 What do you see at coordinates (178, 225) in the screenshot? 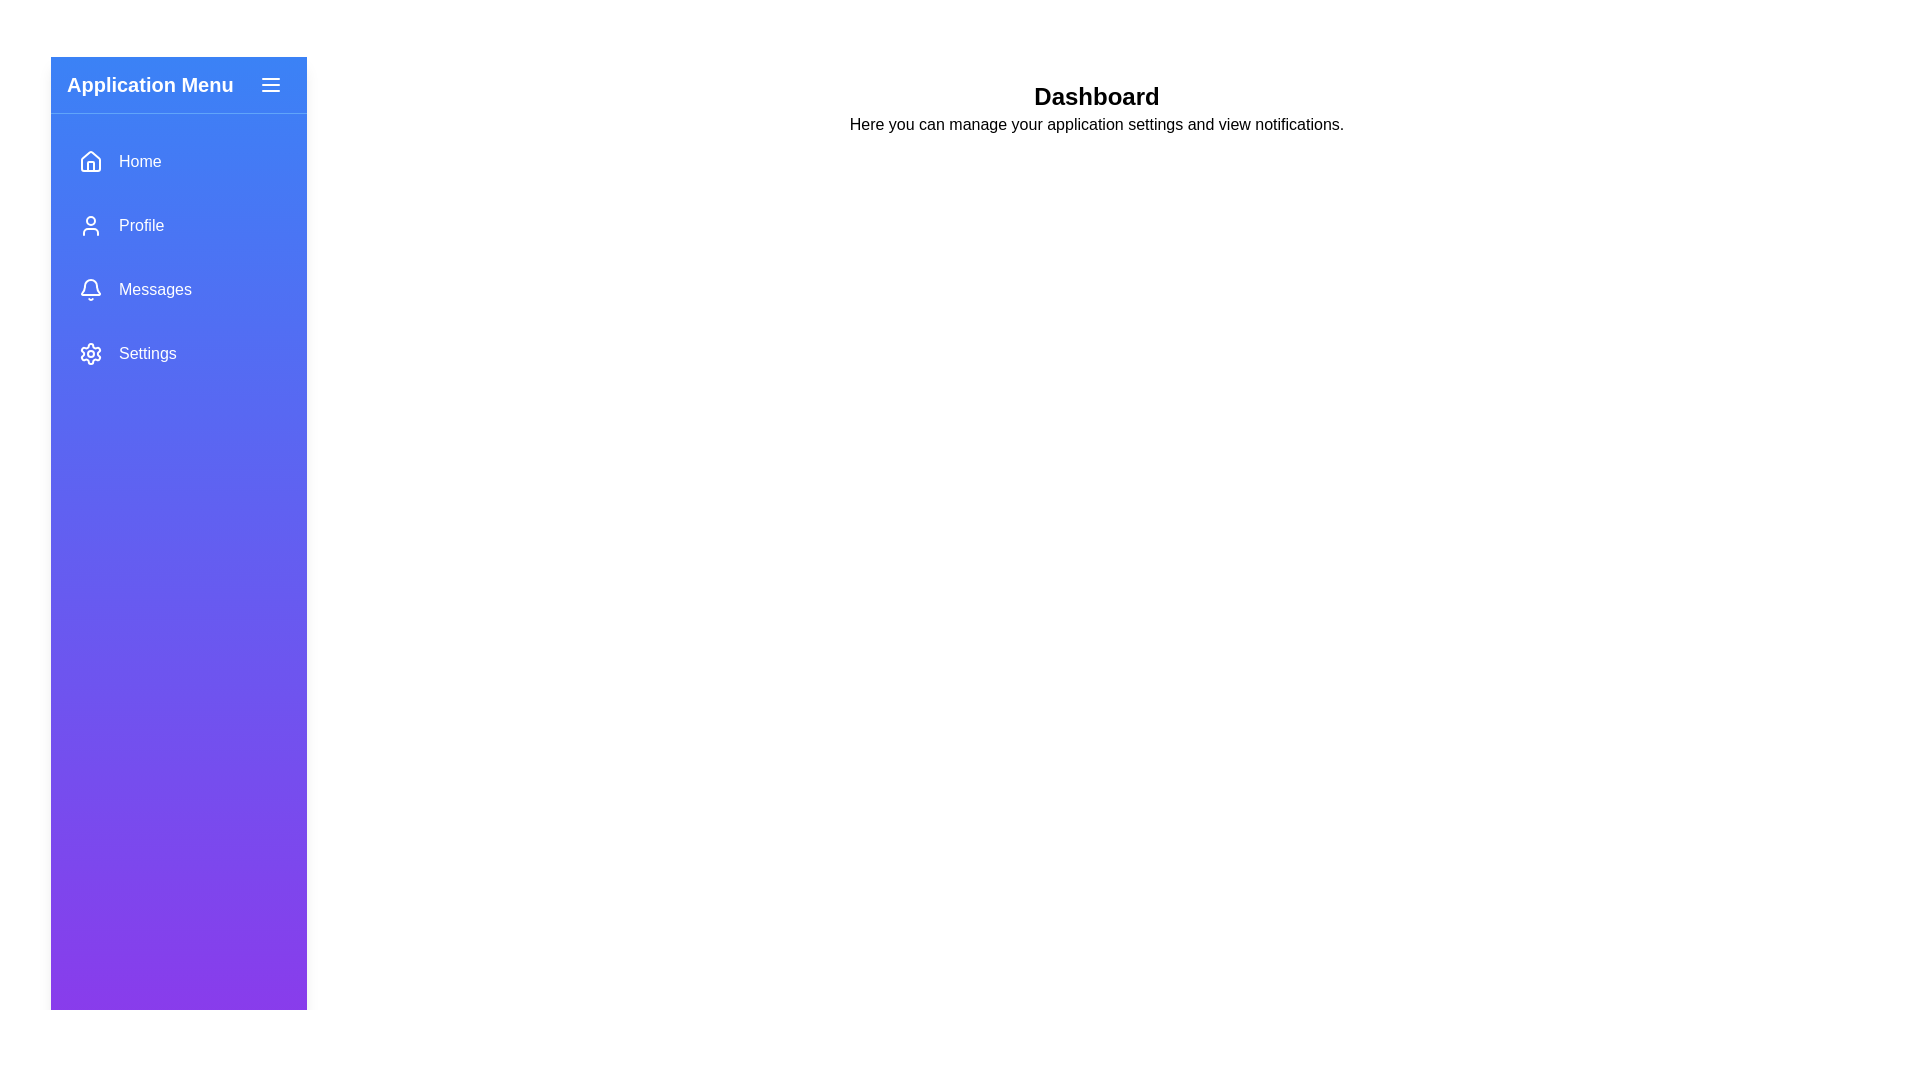
I see `the second item in the vertical menu list, which serves as a navigation link to the user's profile section` at bounding box center [178, 225].